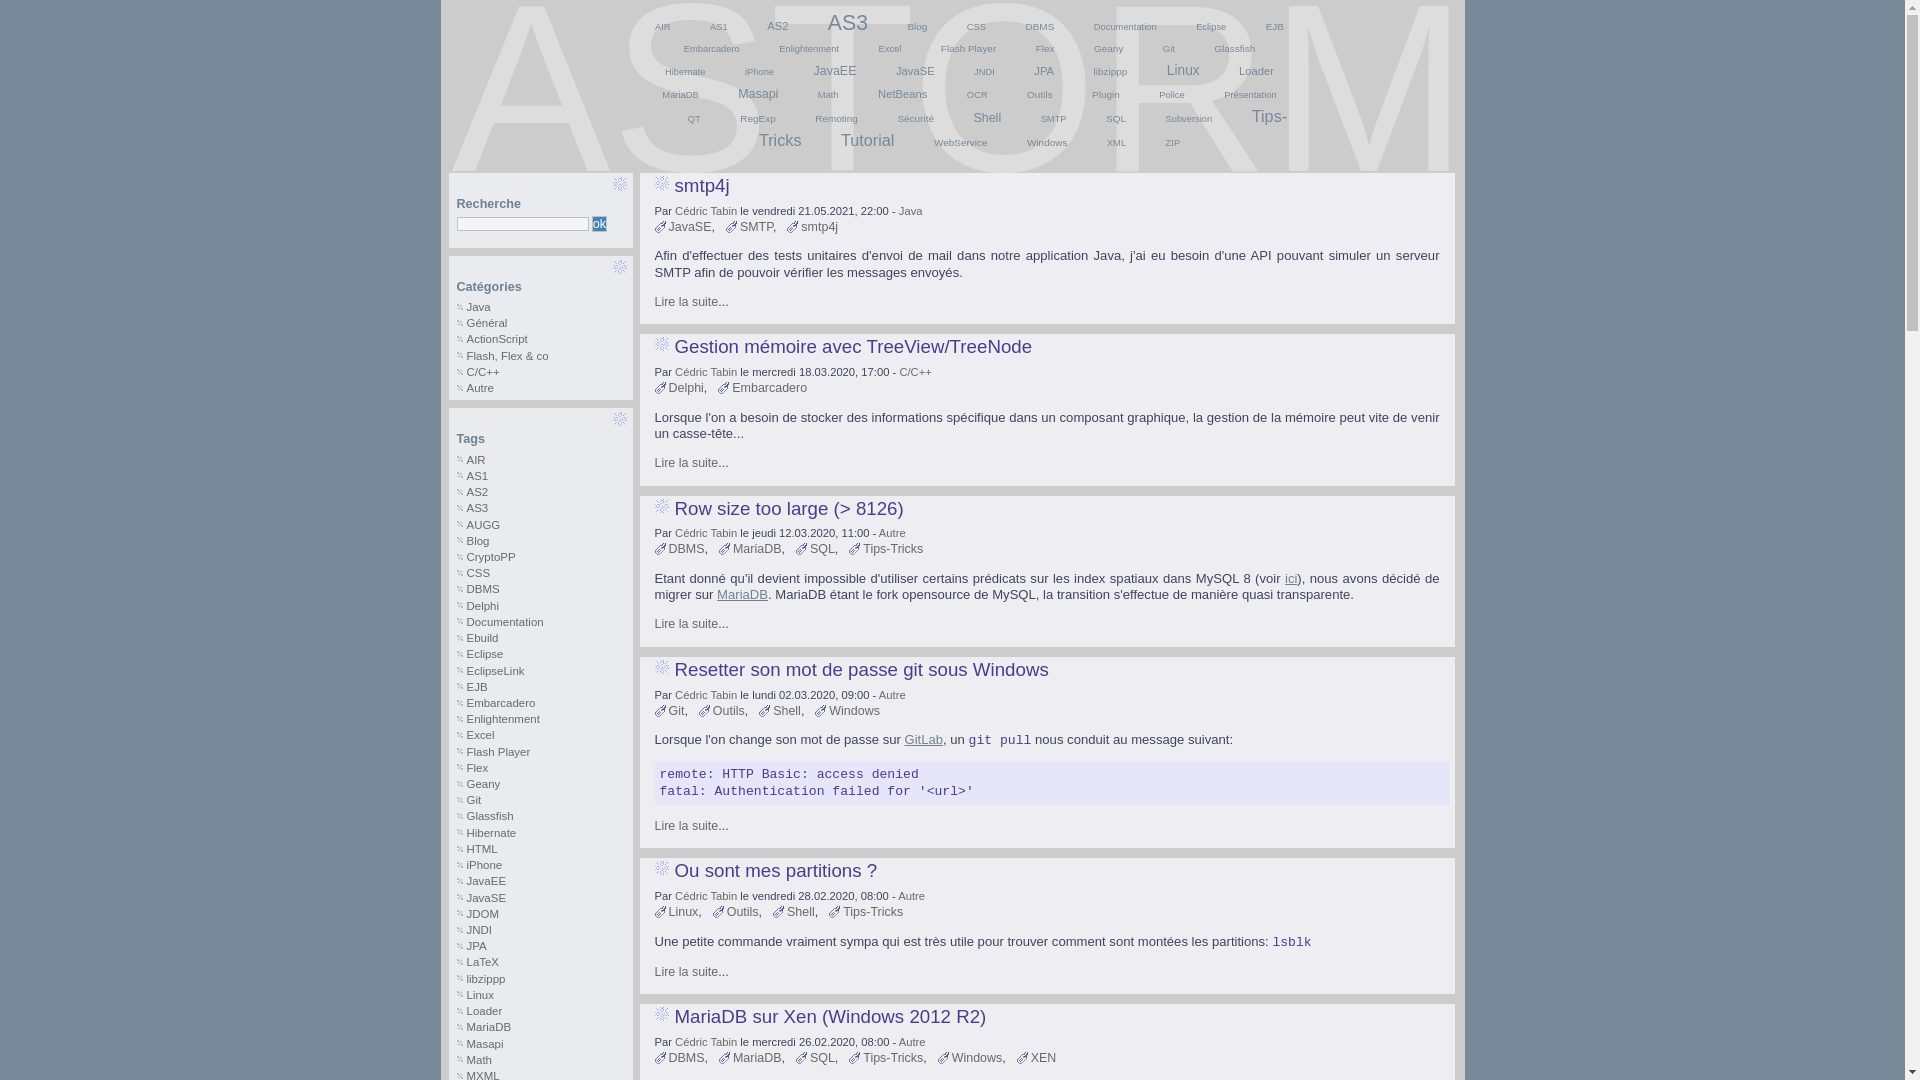 The height and width of the screenshot is (1080, 1920). I want to click on 'CSS', so click(976, 27).